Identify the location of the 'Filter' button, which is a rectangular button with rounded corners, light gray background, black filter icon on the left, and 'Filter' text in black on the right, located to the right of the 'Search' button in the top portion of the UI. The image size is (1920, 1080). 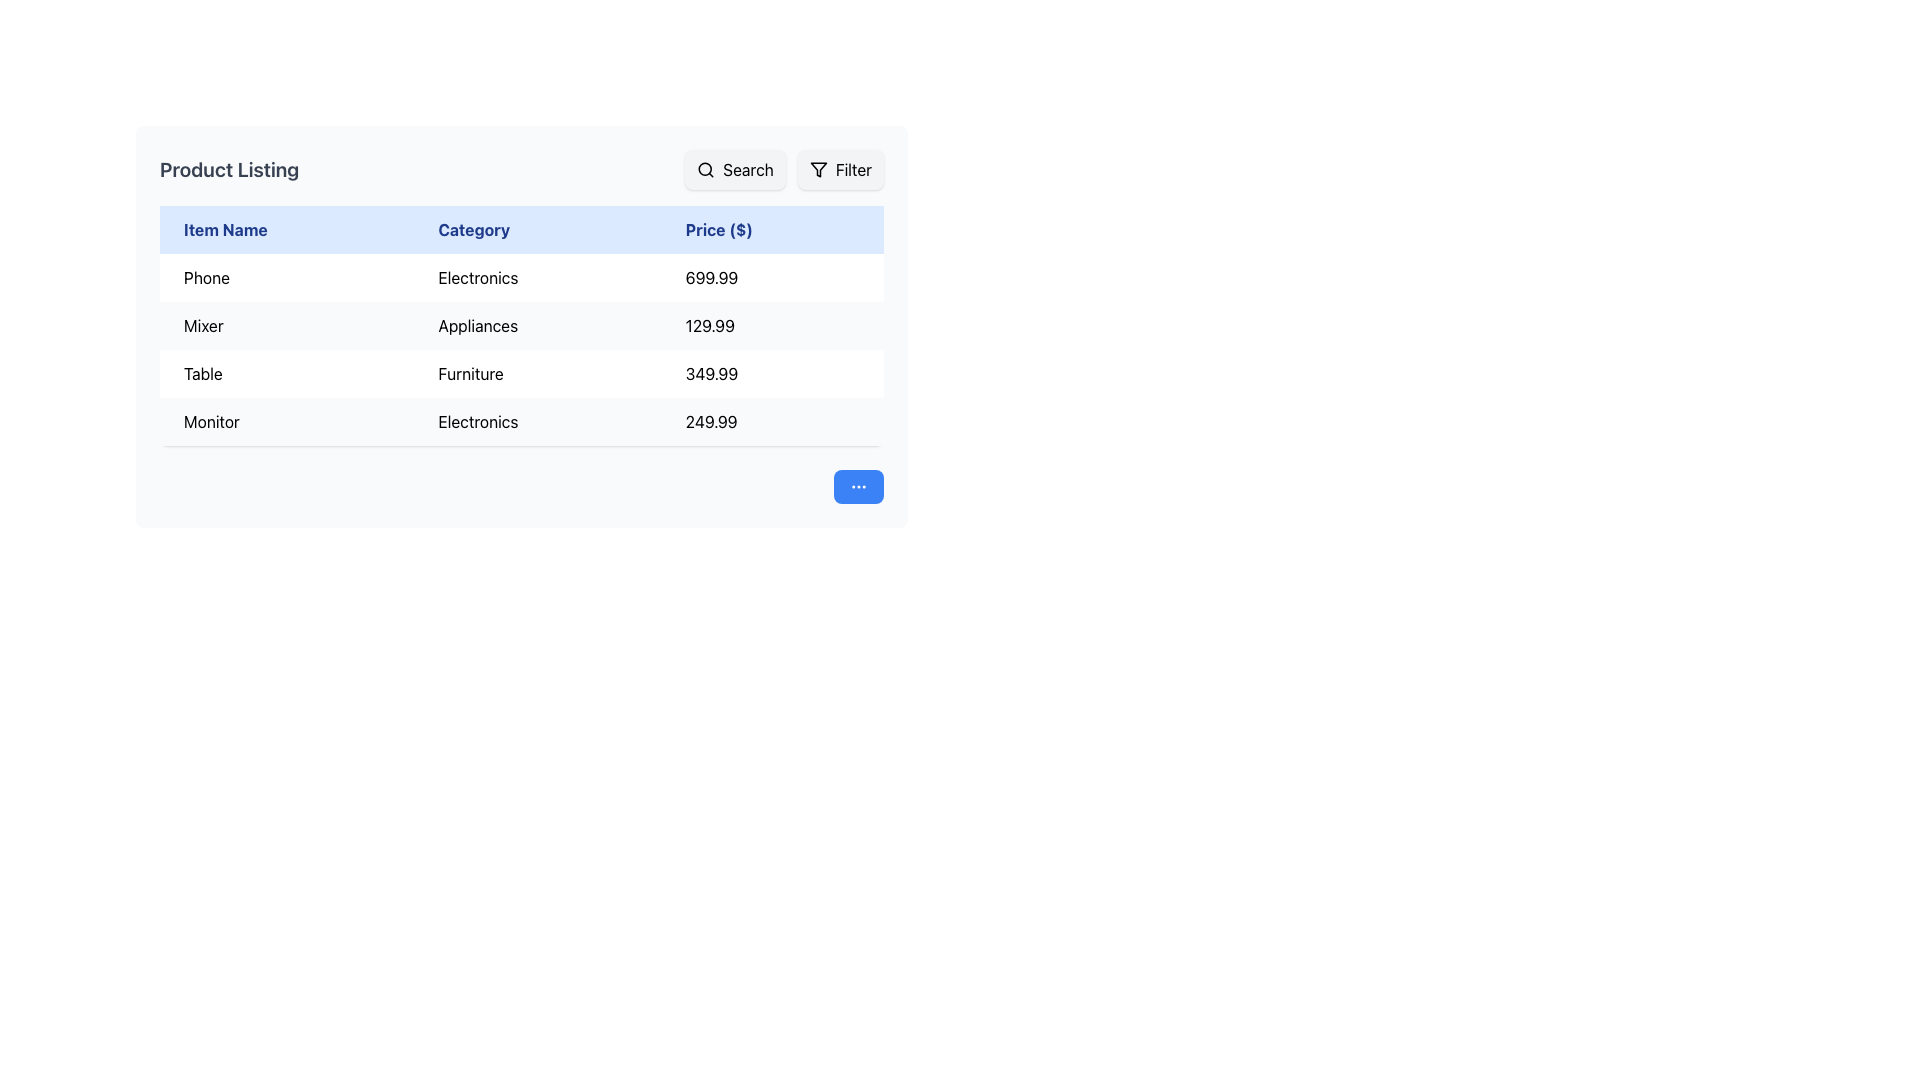
(840, 168).